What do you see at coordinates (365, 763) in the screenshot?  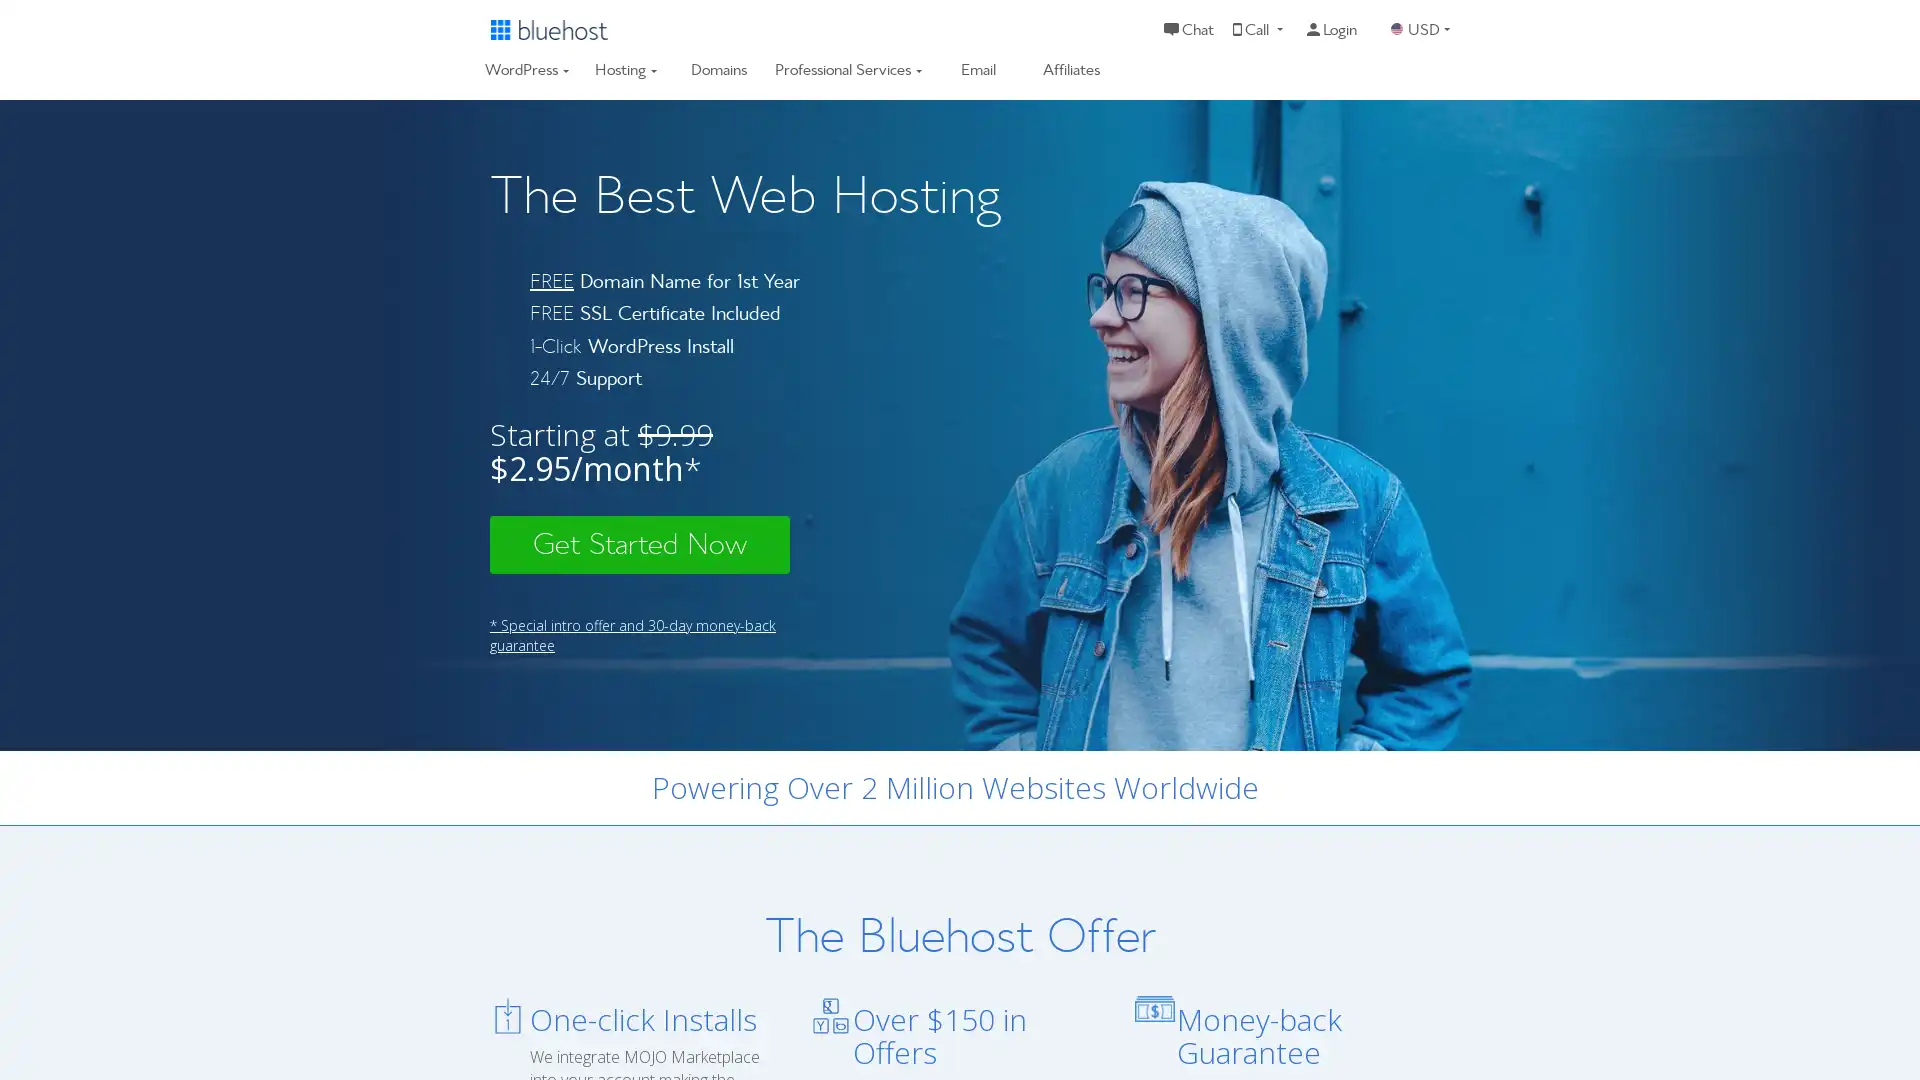 I see `Close` at bounding box center [365, 763].